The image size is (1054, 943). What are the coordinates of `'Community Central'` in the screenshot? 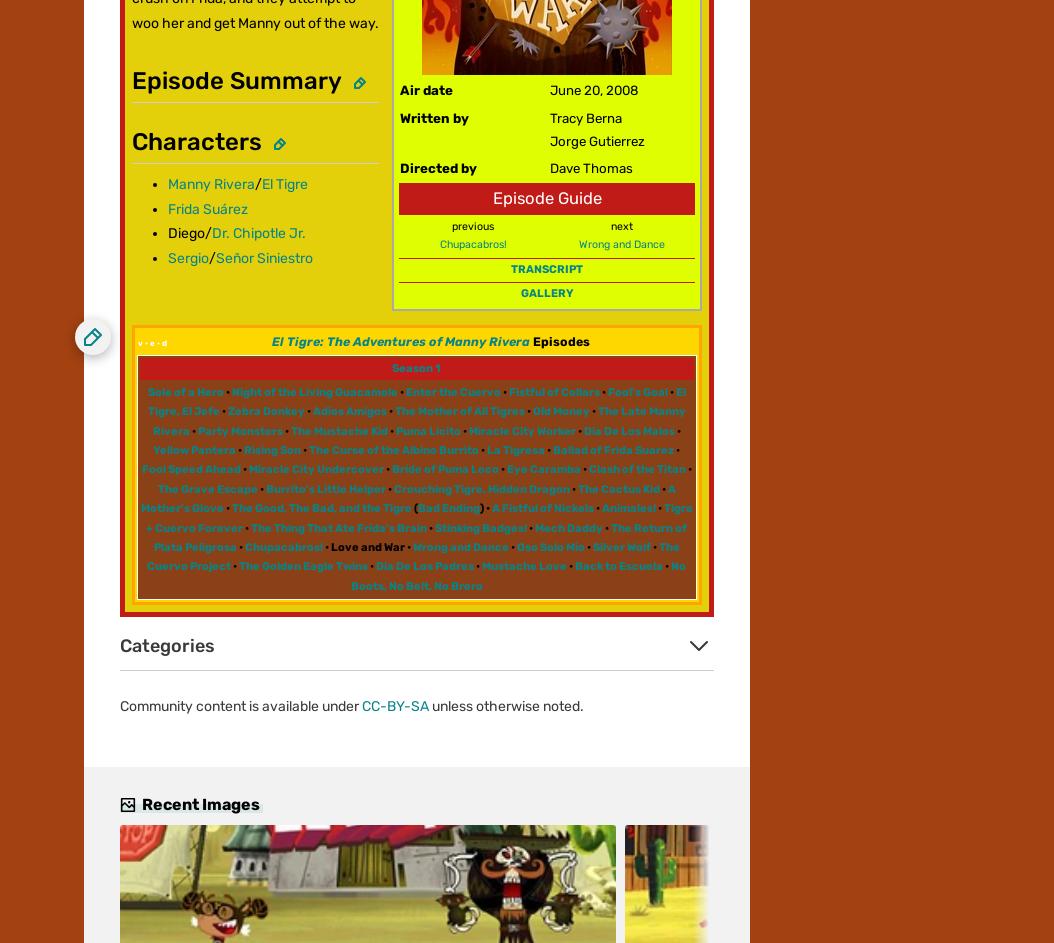 It's located at (145, 67).